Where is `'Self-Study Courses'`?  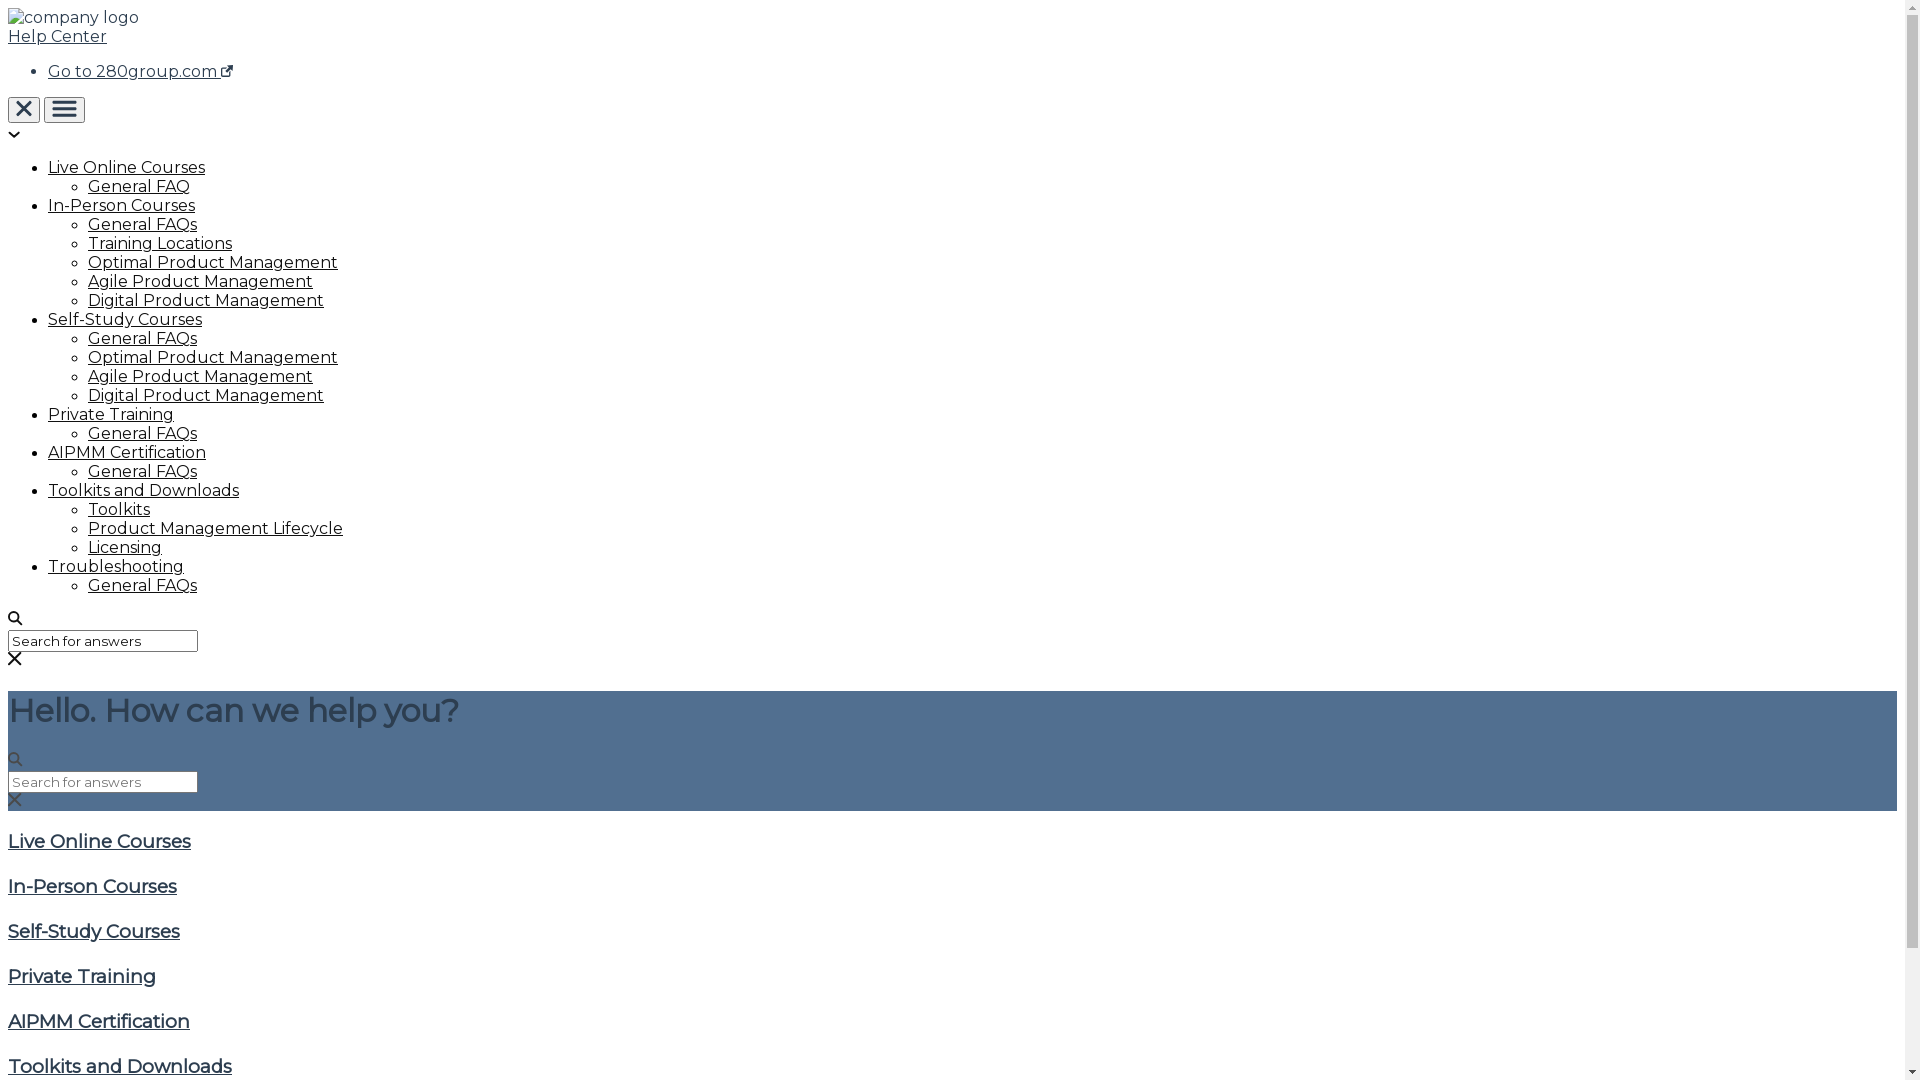
'Self-Study Courses' is located at coordinates (48, 318).